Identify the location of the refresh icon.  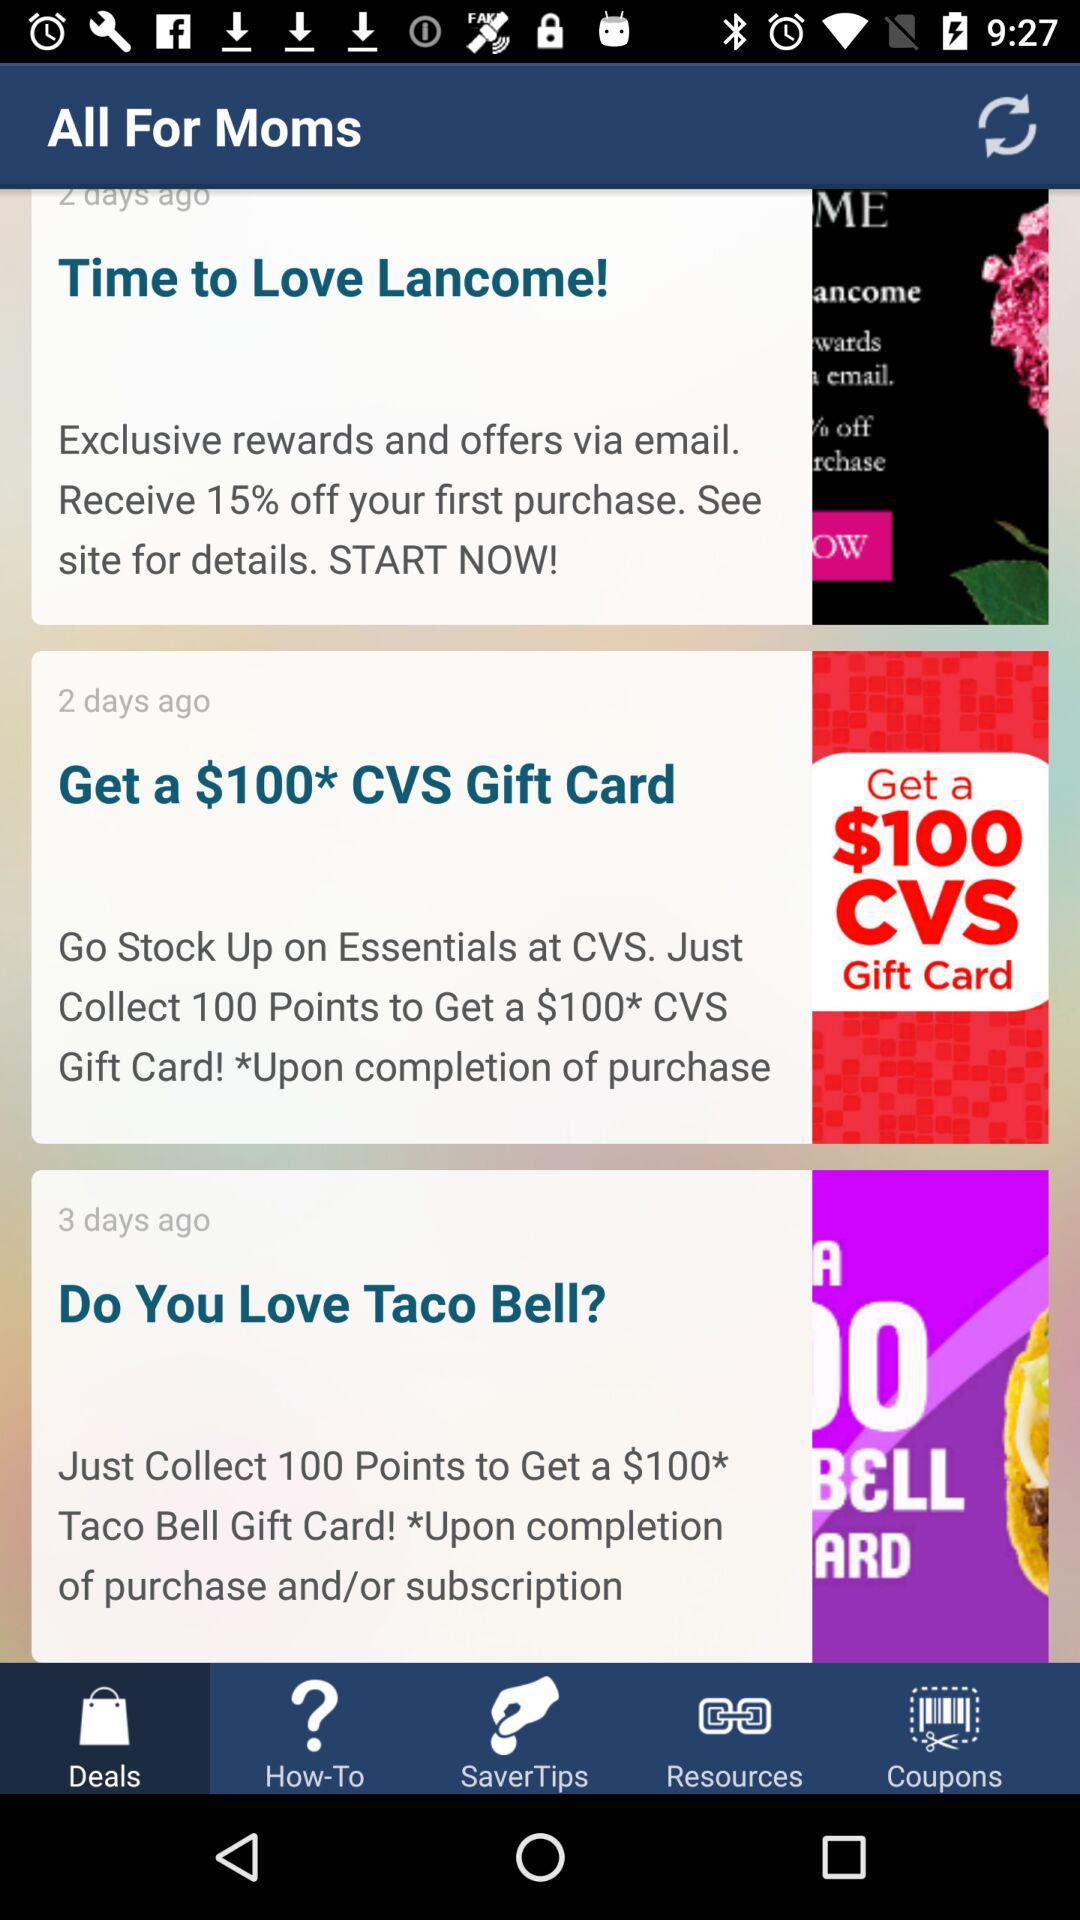
(1006, 124).